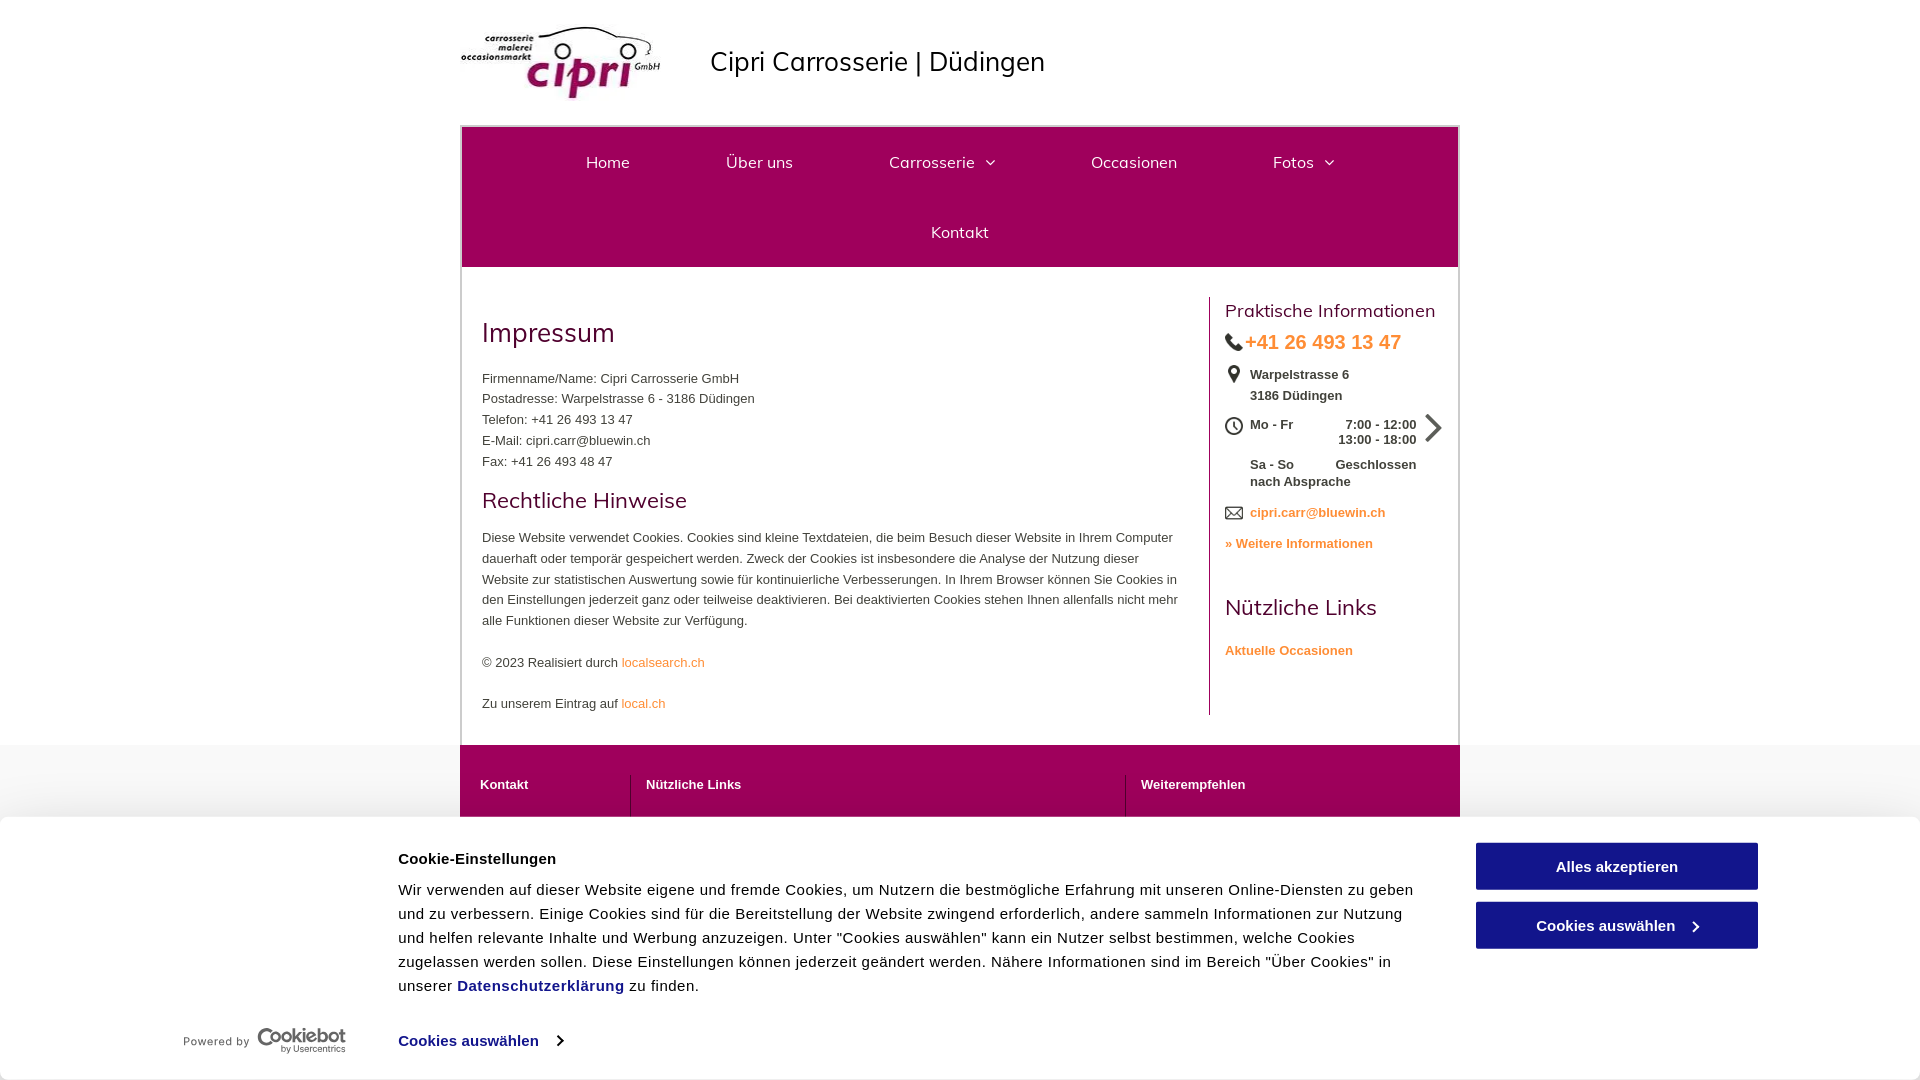  Describe the element at coordinates (960, 230) in the screenshot. I see `'Kontakt'` at that location.